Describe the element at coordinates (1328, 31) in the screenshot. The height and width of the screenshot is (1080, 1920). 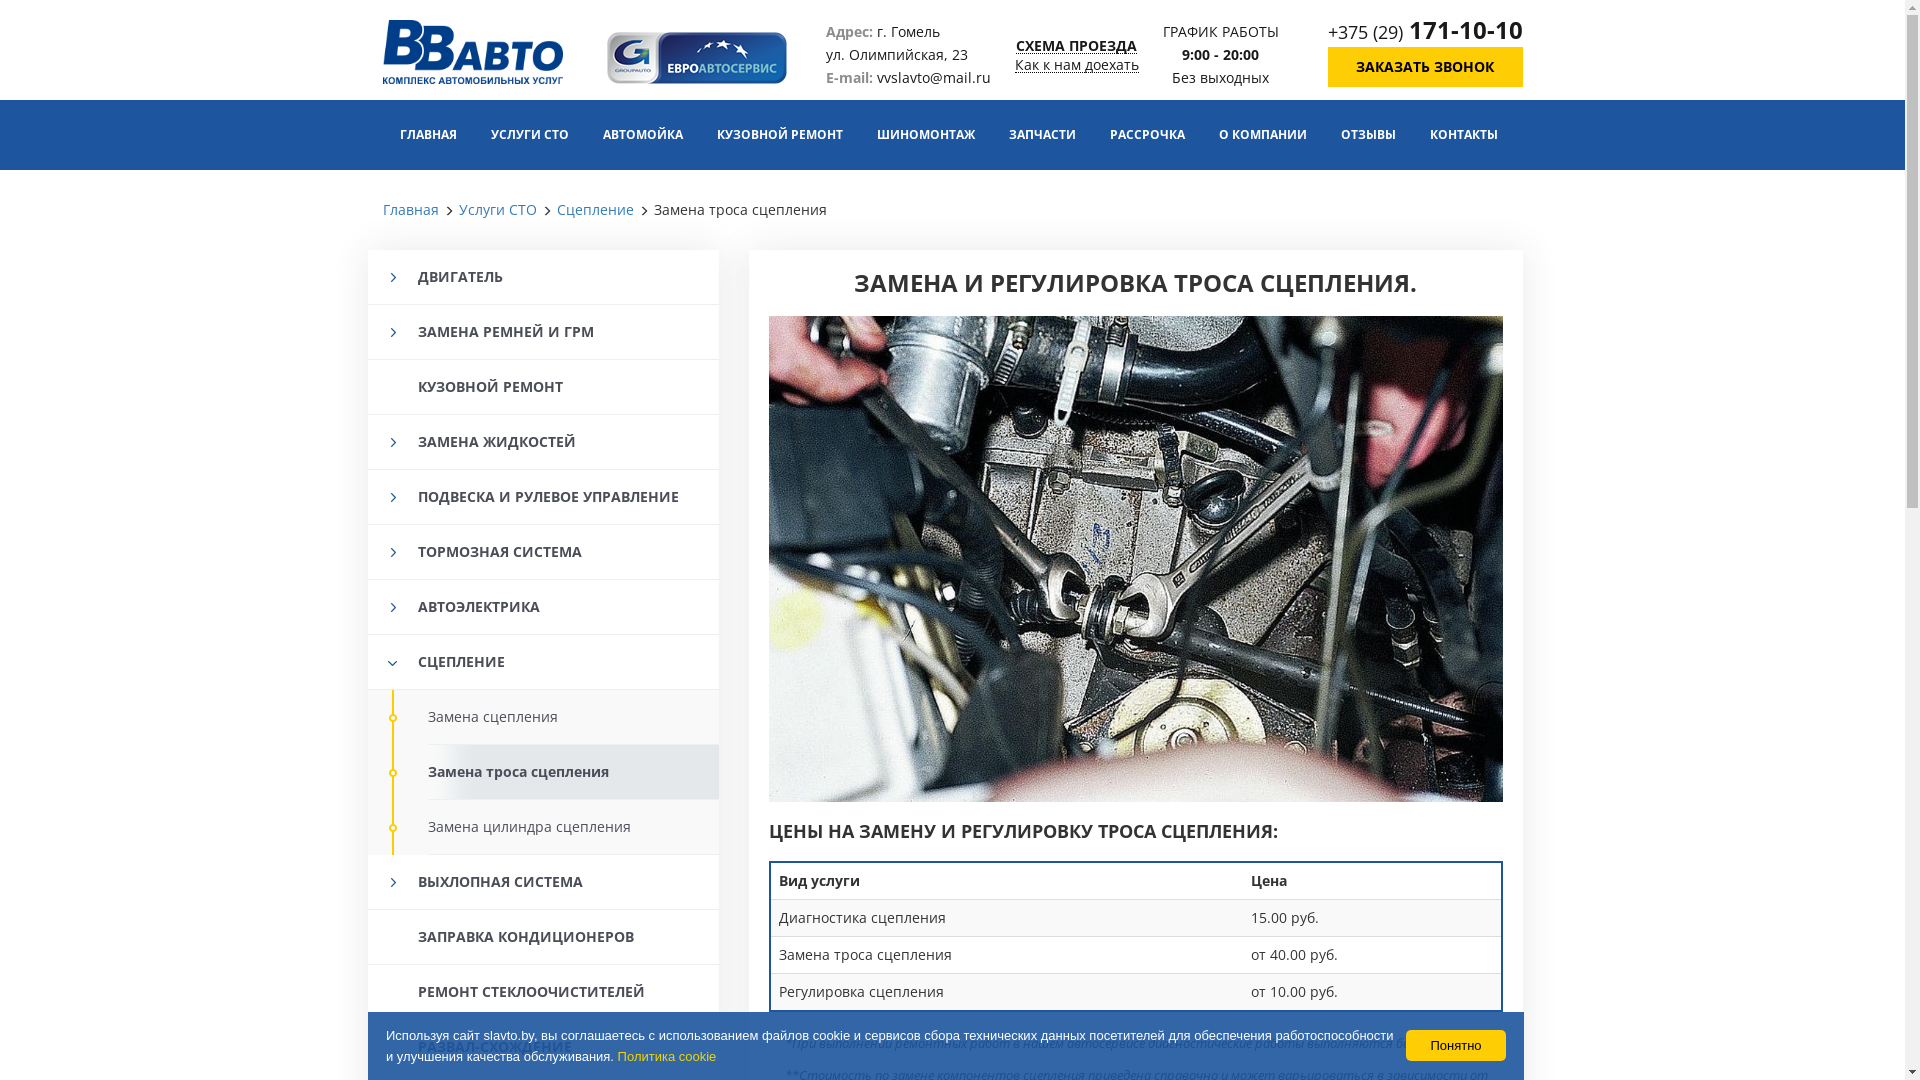
I see `'+375 (29) 171-10-10'` at that location.